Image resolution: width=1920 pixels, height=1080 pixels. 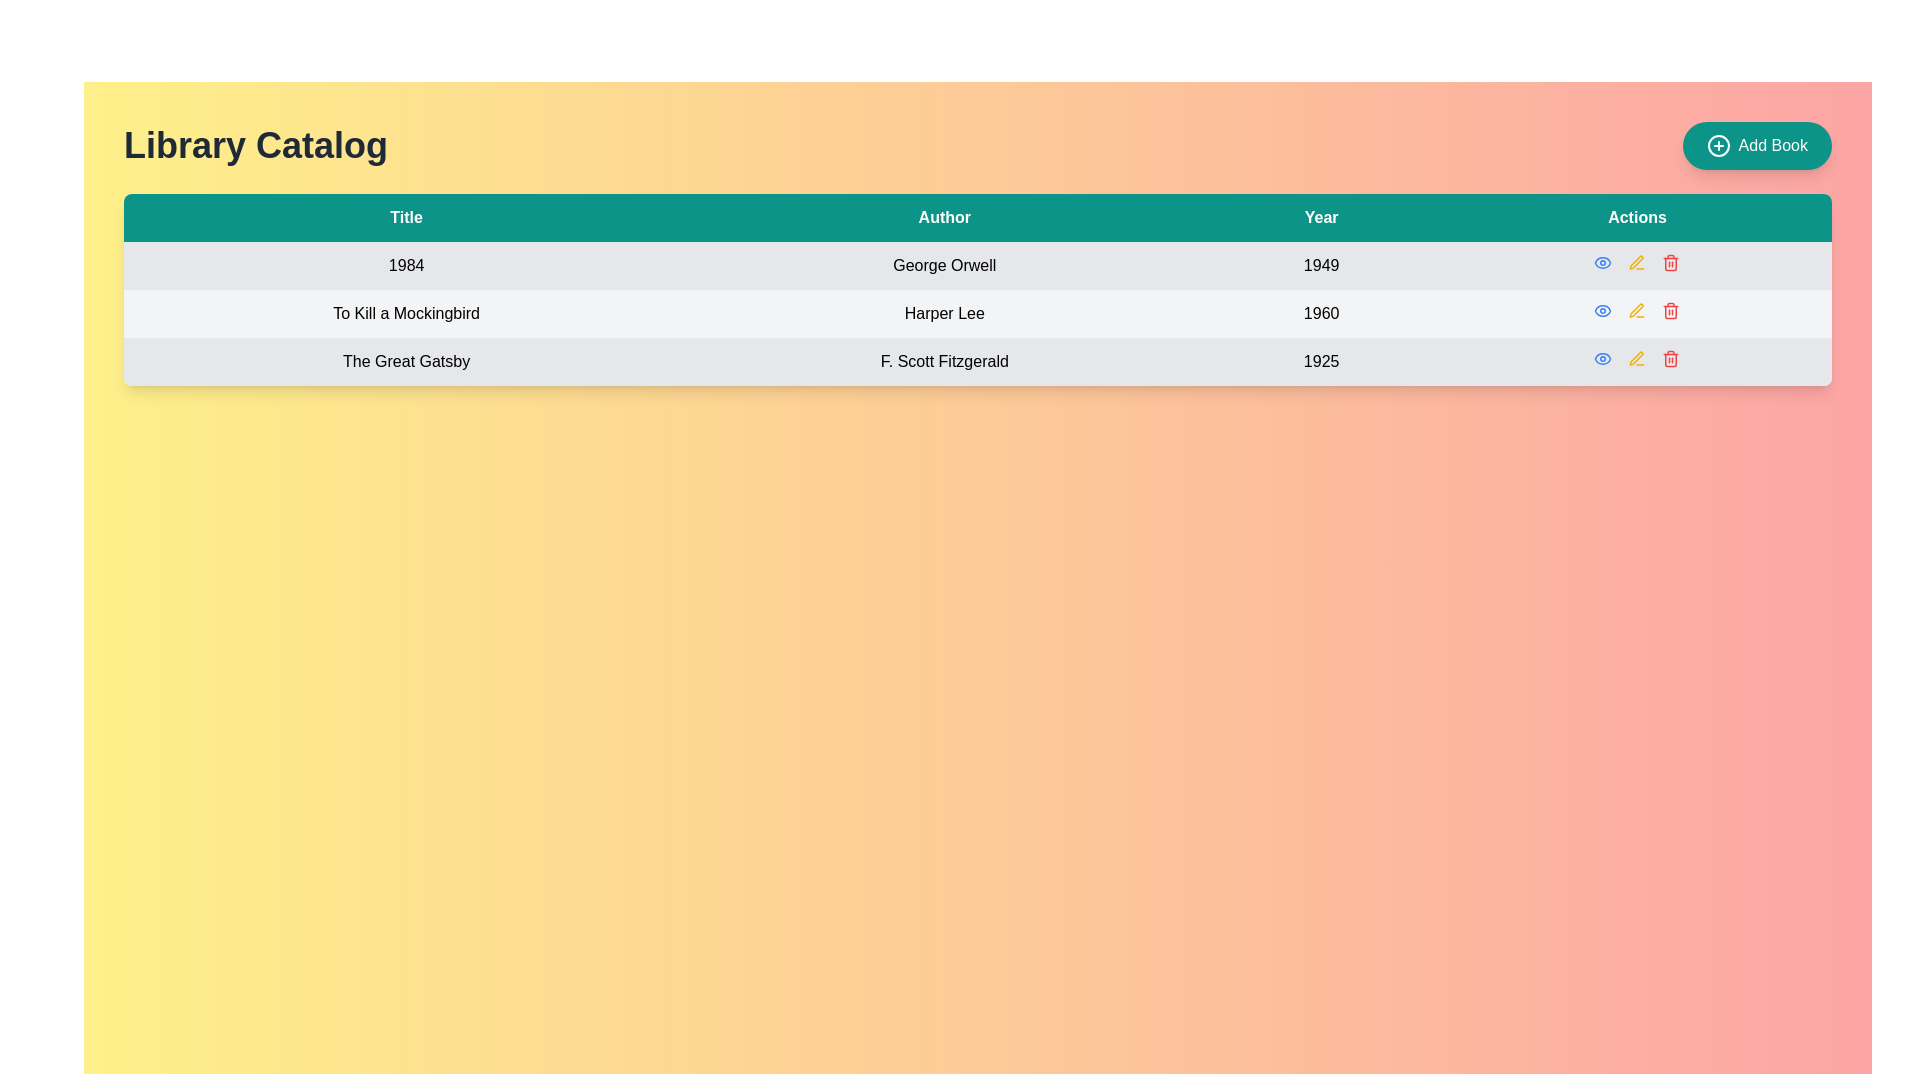 What do you see at coordinates (405, 265) in the screenshot?
I see `the static text label displaying '1984', which is located in the first column of the second row of a table, directly below the header 'Title'` at bounding box center [405, 265].